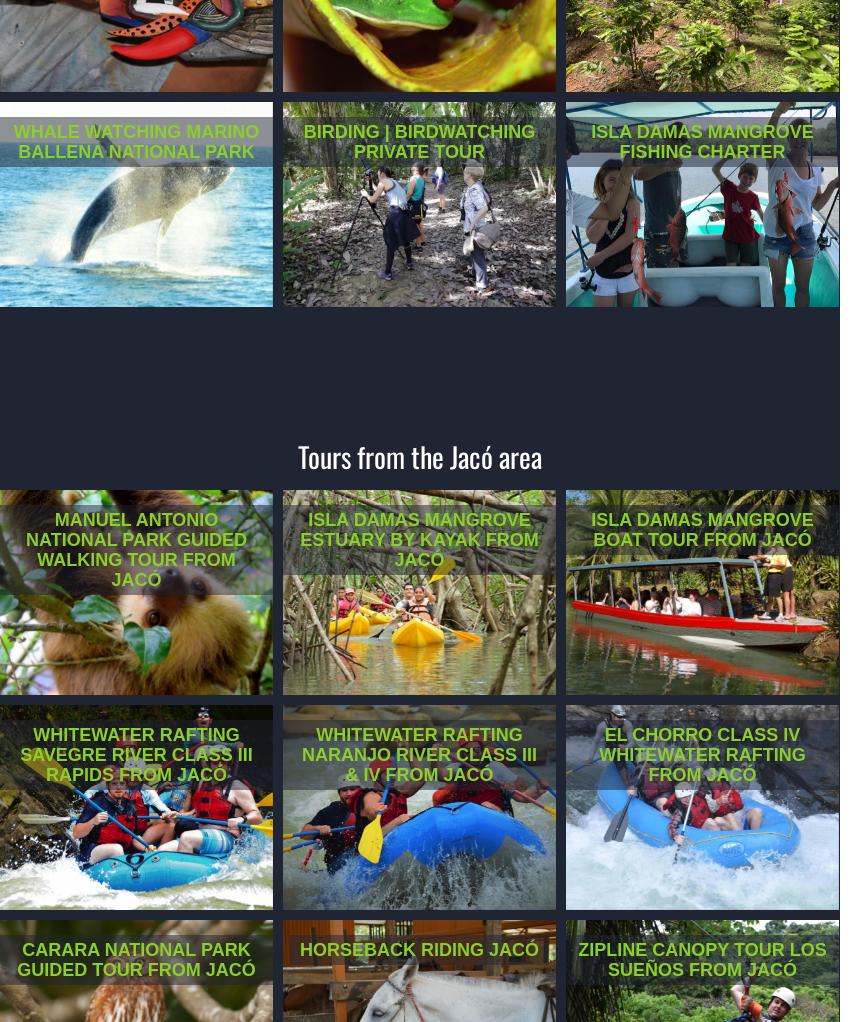 This screenshot has height=1022, width=868. I want to click on 'Explore the Naranjito rainforest, where your guide will assist in identifying different birds in this location where 250 different species have been spotted.', so click(303, 209).